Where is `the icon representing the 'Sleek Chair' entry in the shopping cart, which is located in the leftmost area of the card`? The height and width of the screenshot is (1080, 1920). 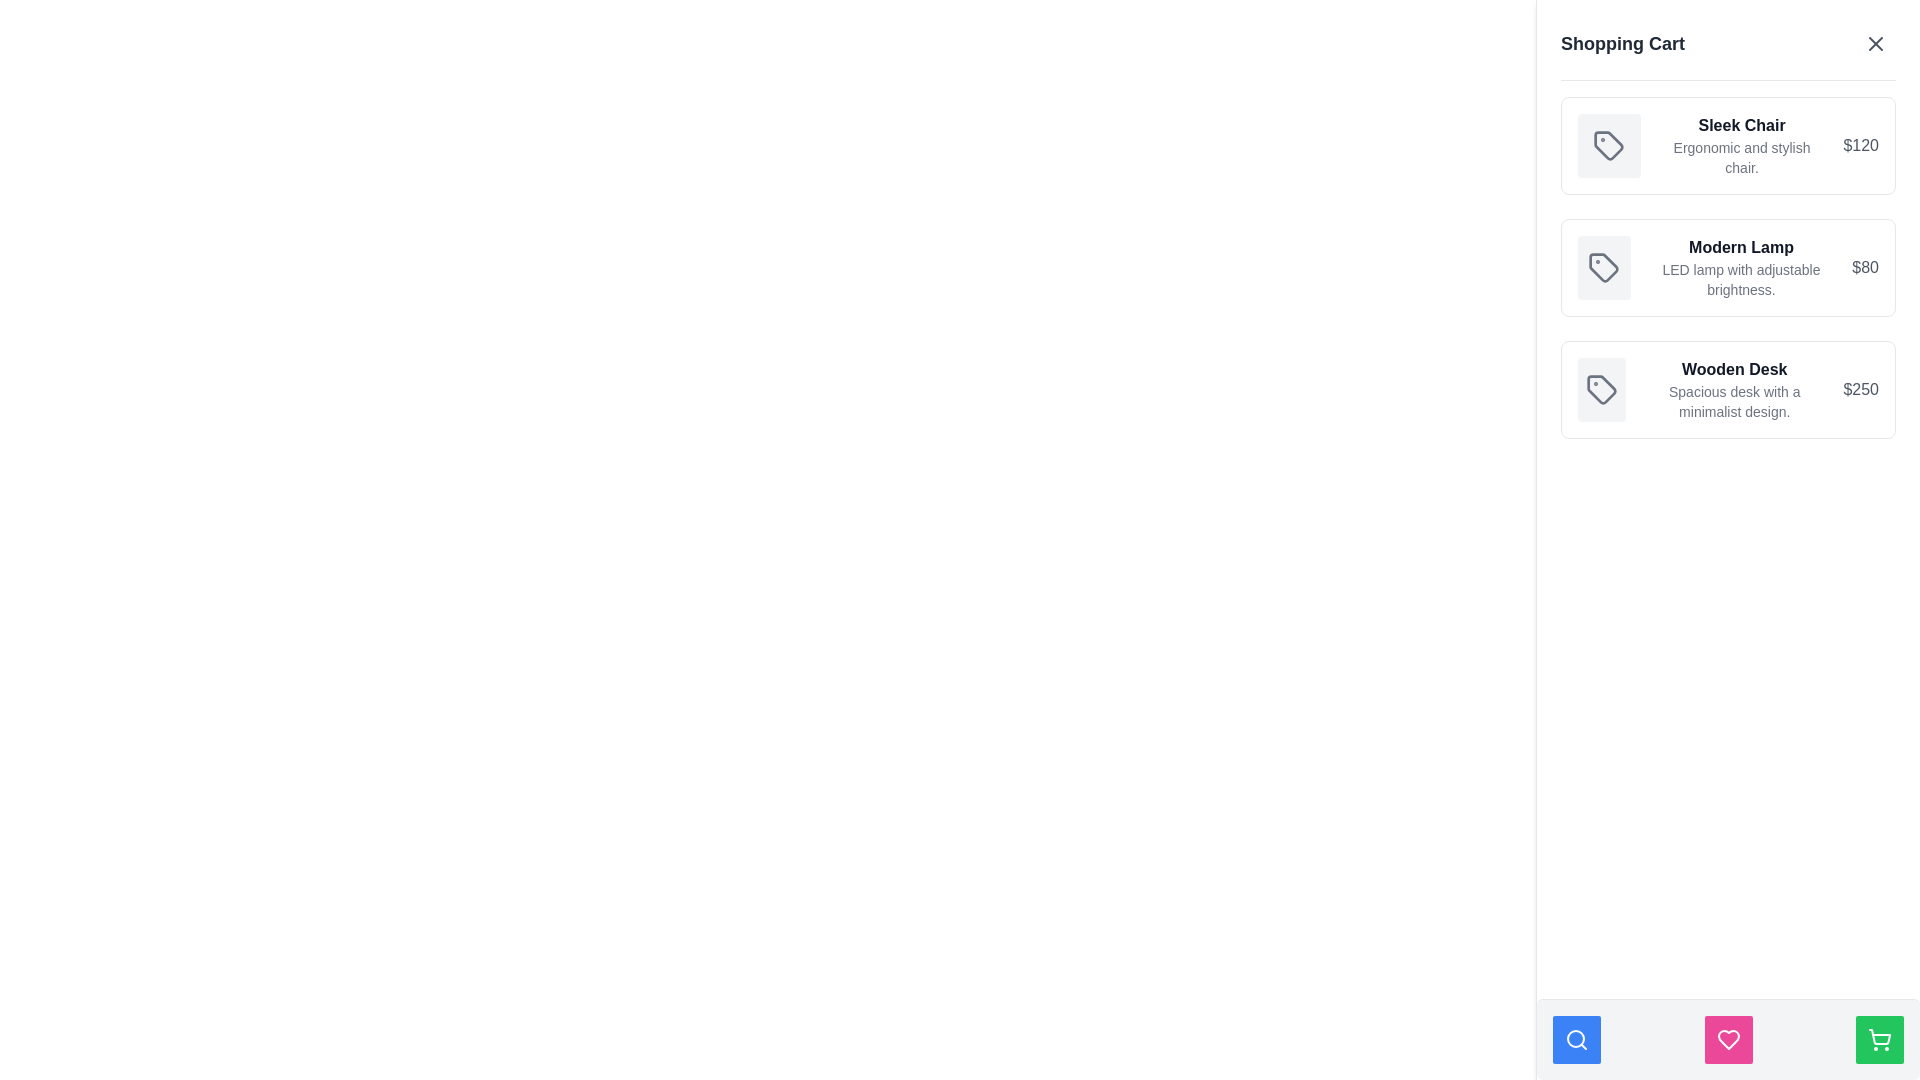 the icon representing the 'Sleek Chair' entry in the shopping cart, which is located in the leftmost area of the card is located at coordinates (1609, 145).